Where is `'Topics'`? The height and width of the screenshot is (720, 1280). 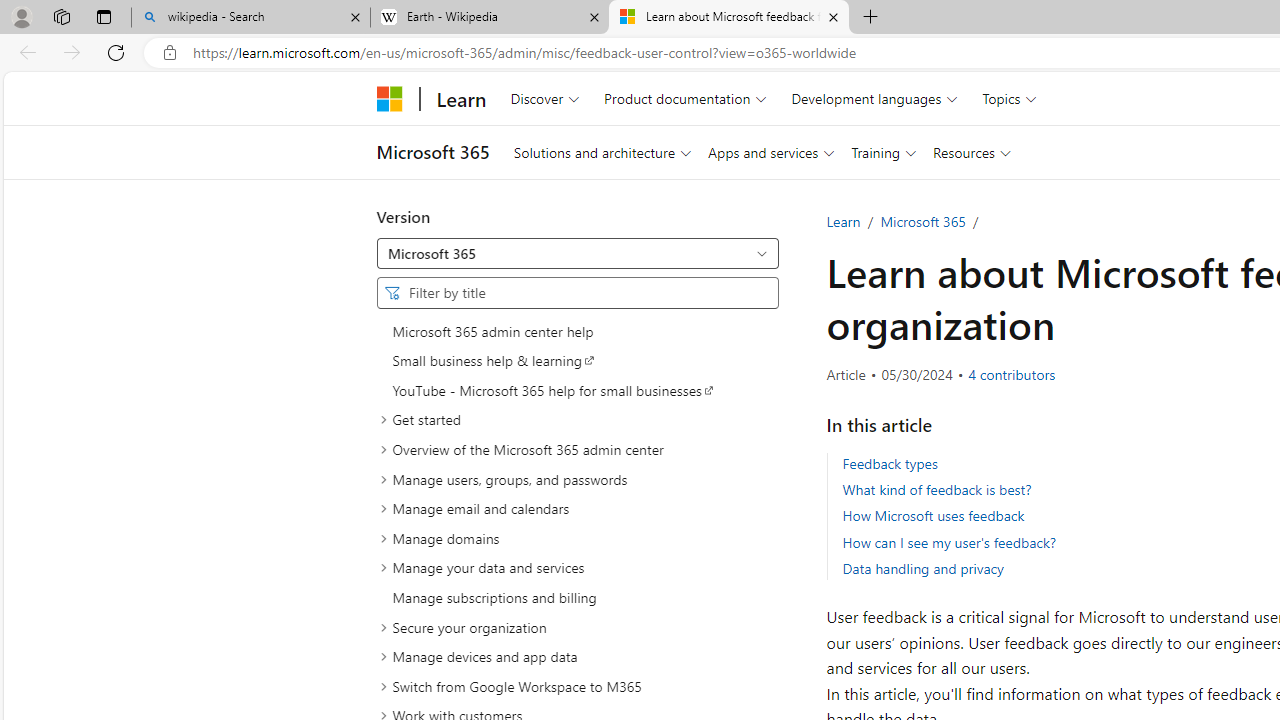
'Topics' is located at coordinates (1009, 98).